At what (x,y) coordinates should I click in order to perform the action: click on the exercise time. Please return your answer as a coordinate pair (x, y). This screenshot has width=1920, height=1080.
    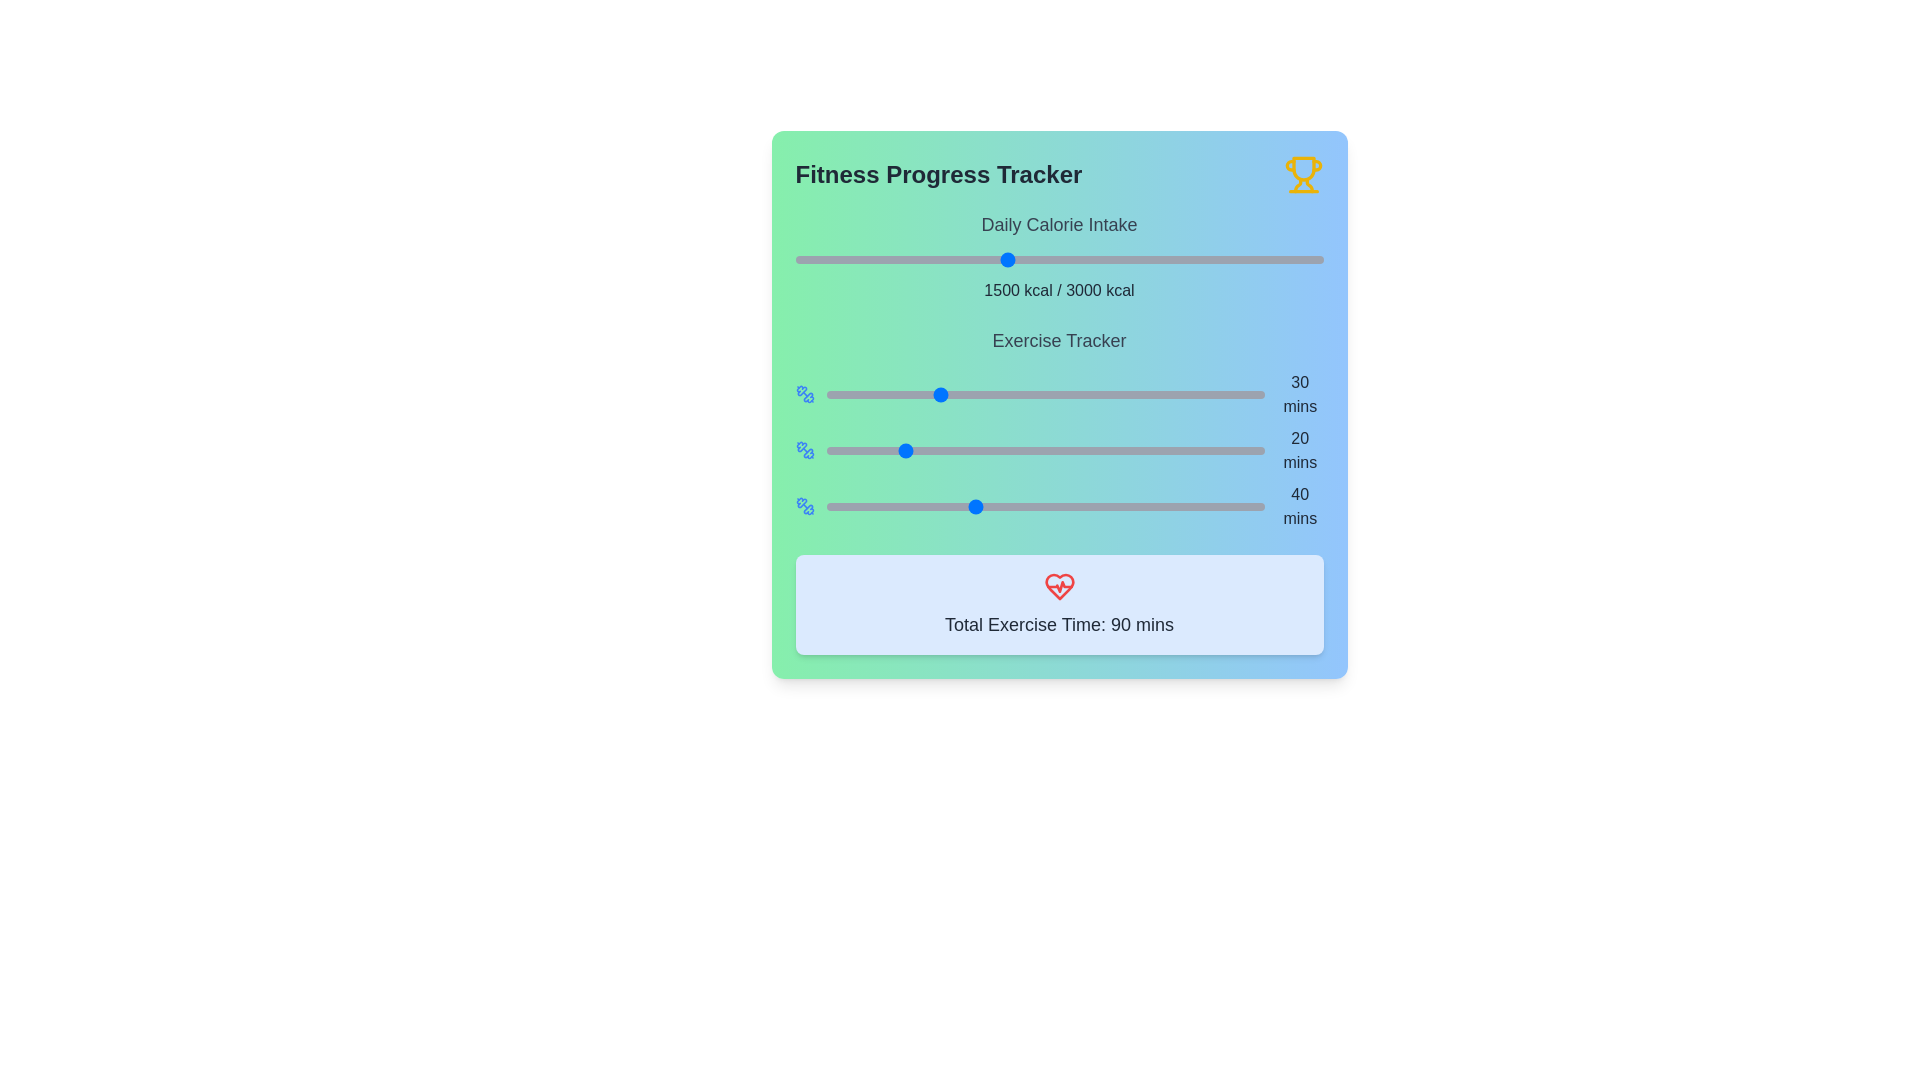
    Looking at the image, I should click on (1067, 505).